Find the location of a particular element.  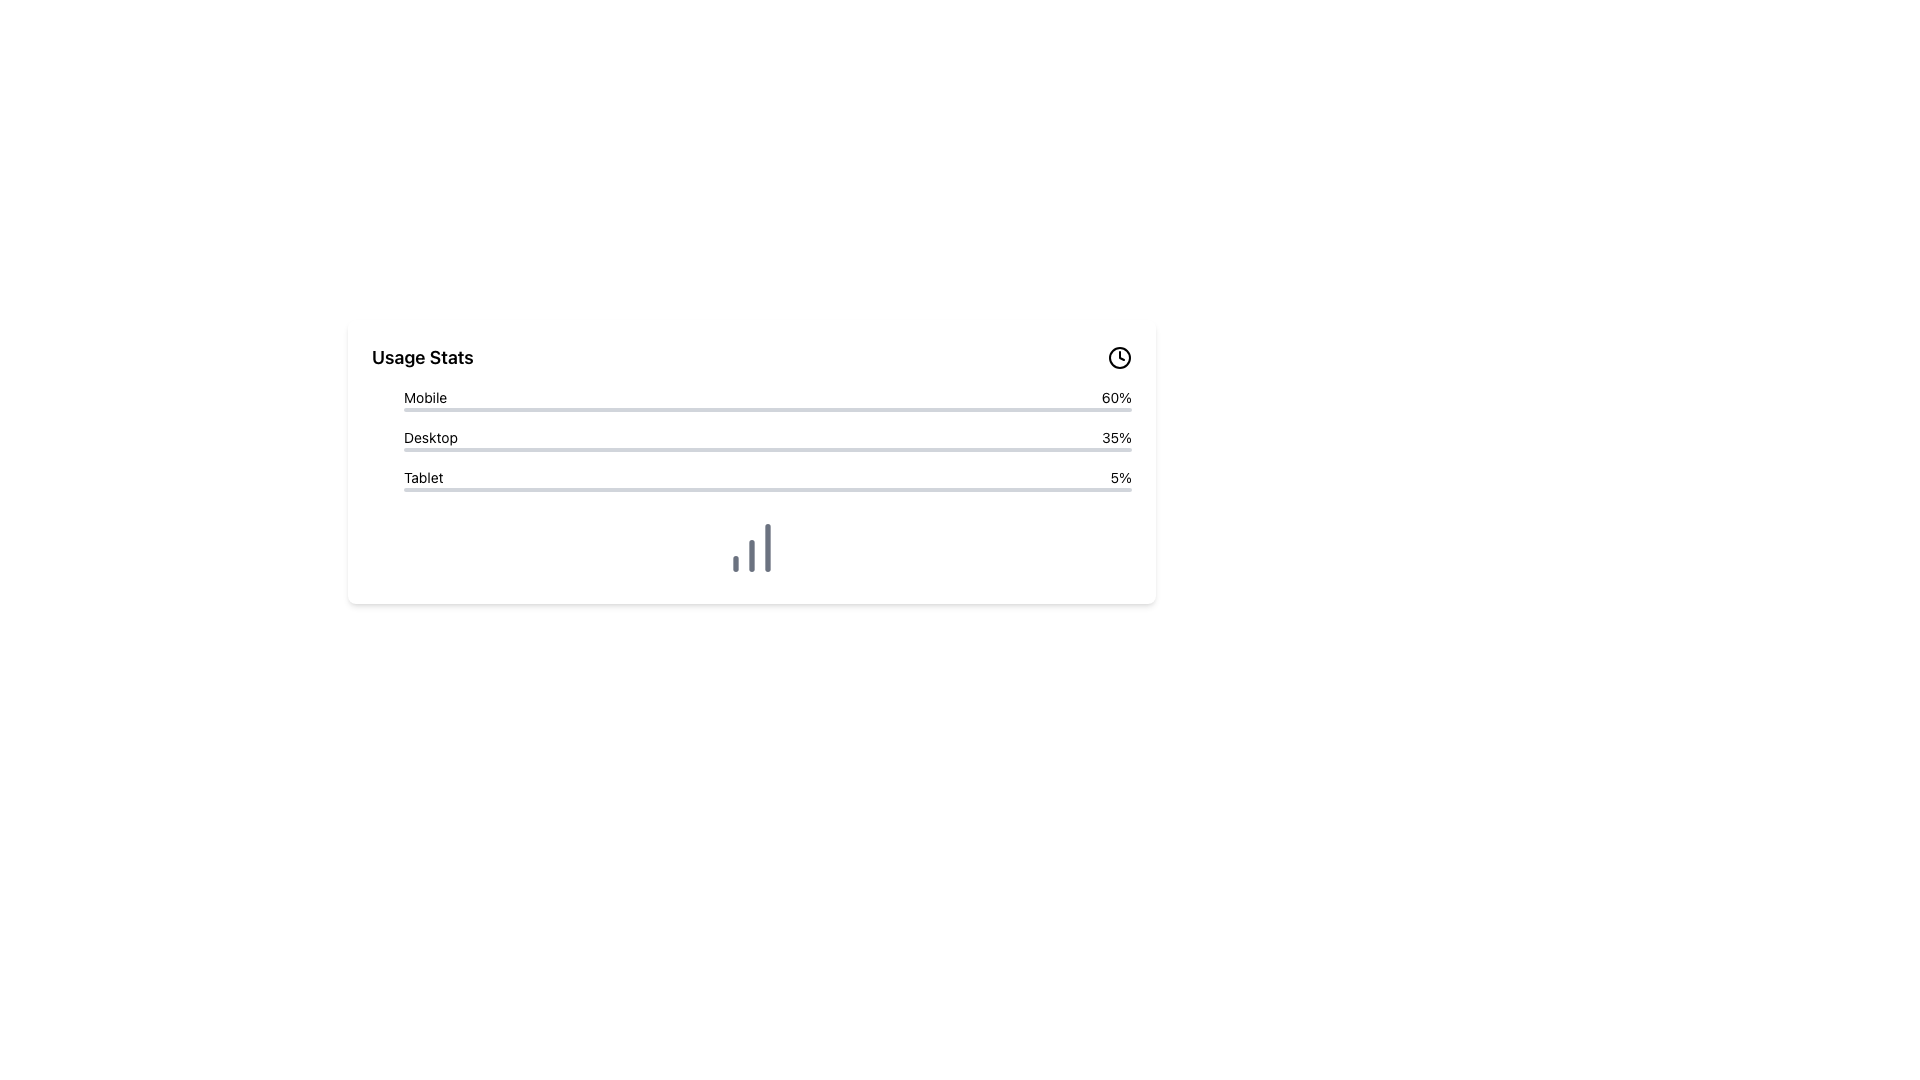

percentage value displayed in the text label that shows '35%' in black text on a white background, aligned to the right of the text 'Desktop' is located at coordinates (1116, 437).